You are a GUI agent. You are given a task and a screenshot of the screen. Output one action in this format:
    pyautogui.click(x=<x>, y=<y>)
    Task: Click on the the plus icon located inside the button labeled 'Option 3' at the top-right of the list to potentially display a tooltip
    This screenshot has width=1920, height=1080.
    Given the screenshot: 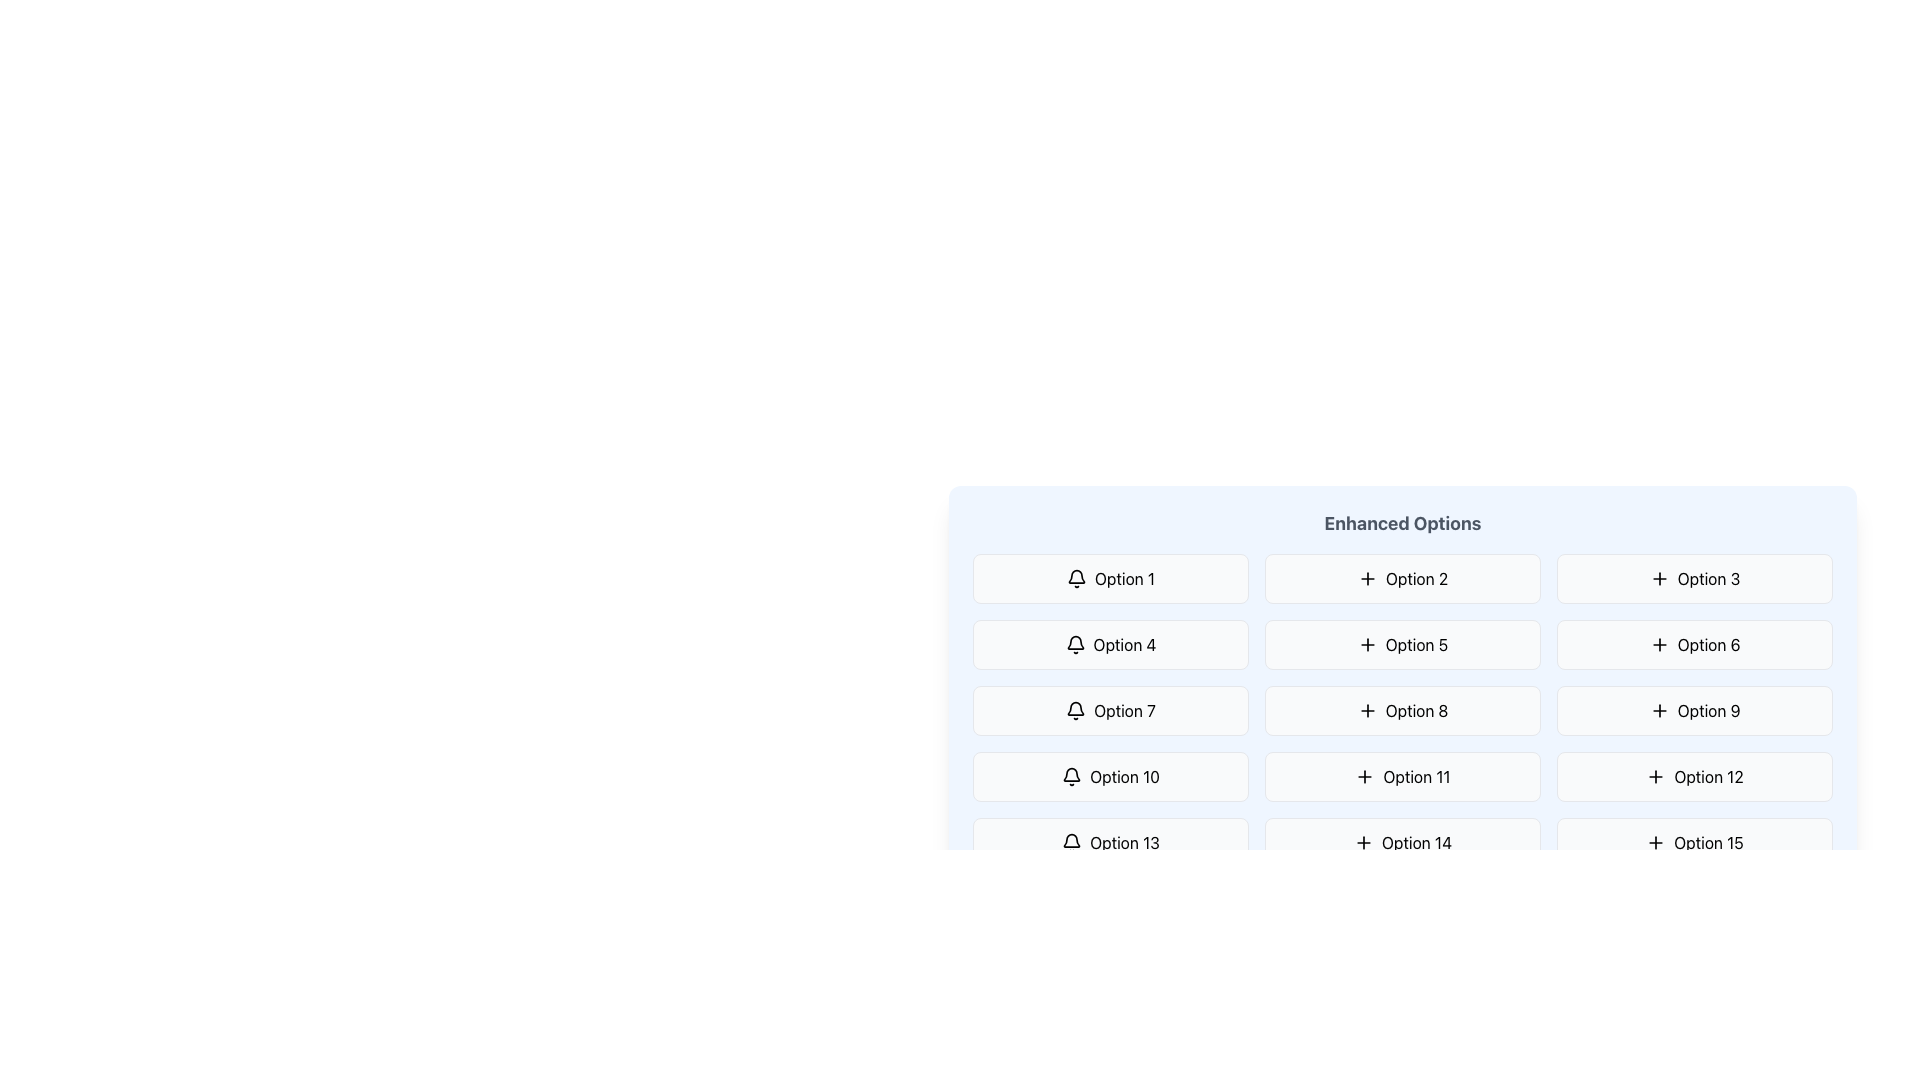 What is the action you would take?
    pyautogui.click(x=1659, y=578)
    